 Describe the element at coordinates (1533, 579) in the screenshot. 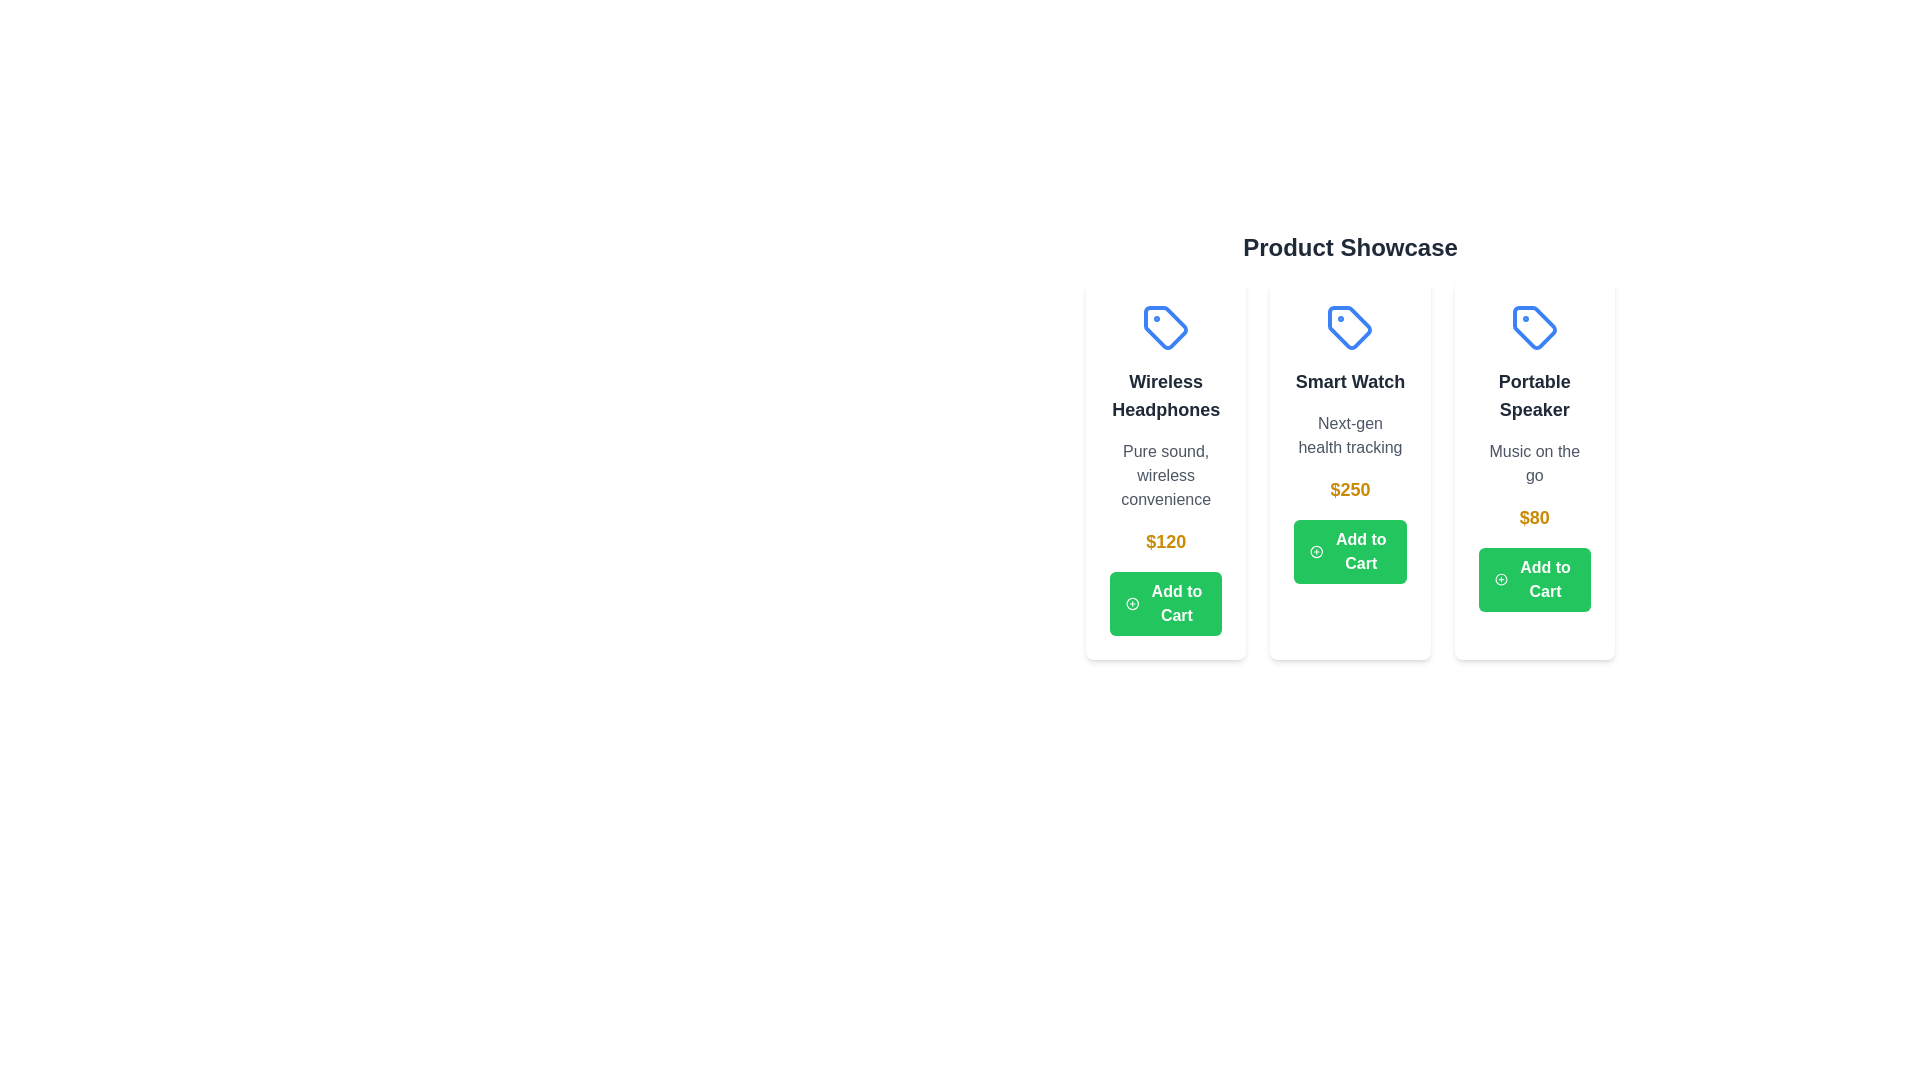

I see `'Add to Cart' button for the product identified by Portable Speaker` at that location.